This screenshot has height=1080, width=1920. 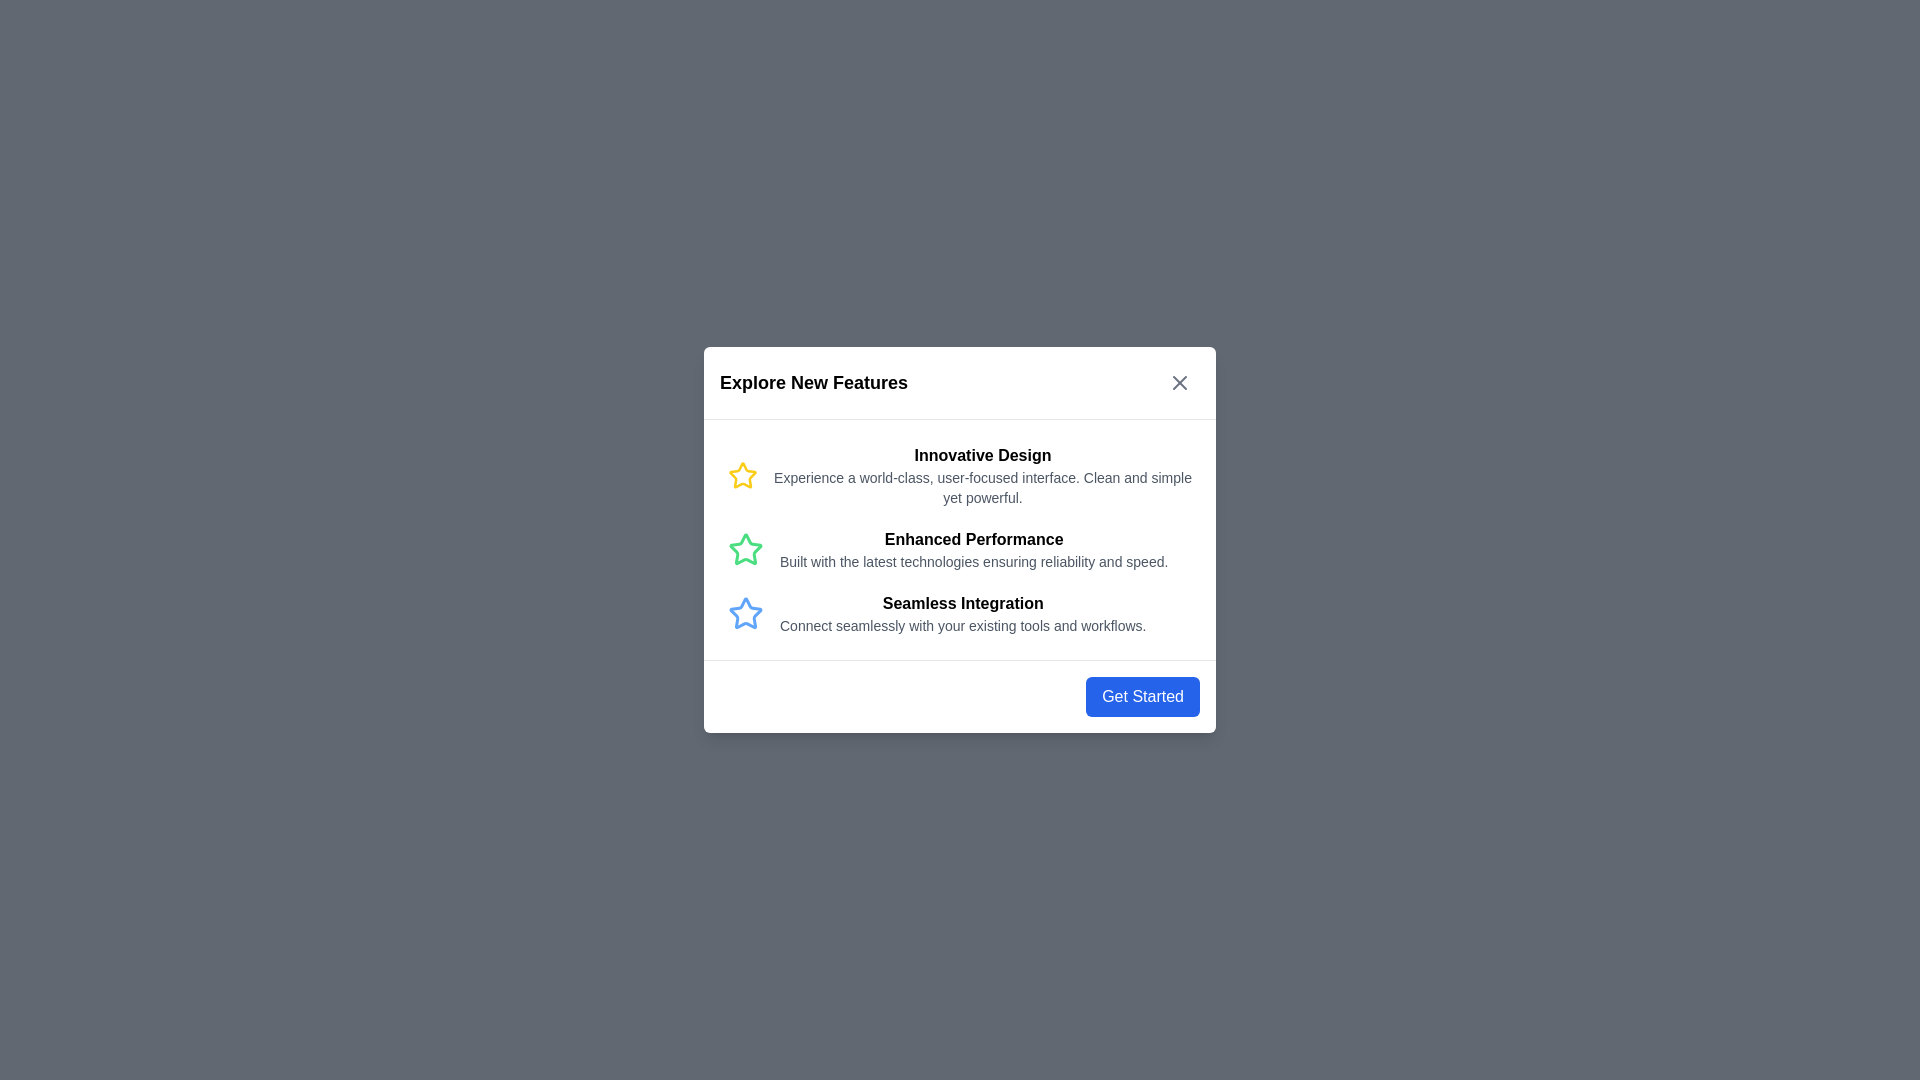 What do you see at coordinates (963, 603) in the screenshot?
I see `the bold text label reading 'Seamless Integration', which is the title of its section in the 'Explore New Features' popup modal` at bounding box center [963, 603].